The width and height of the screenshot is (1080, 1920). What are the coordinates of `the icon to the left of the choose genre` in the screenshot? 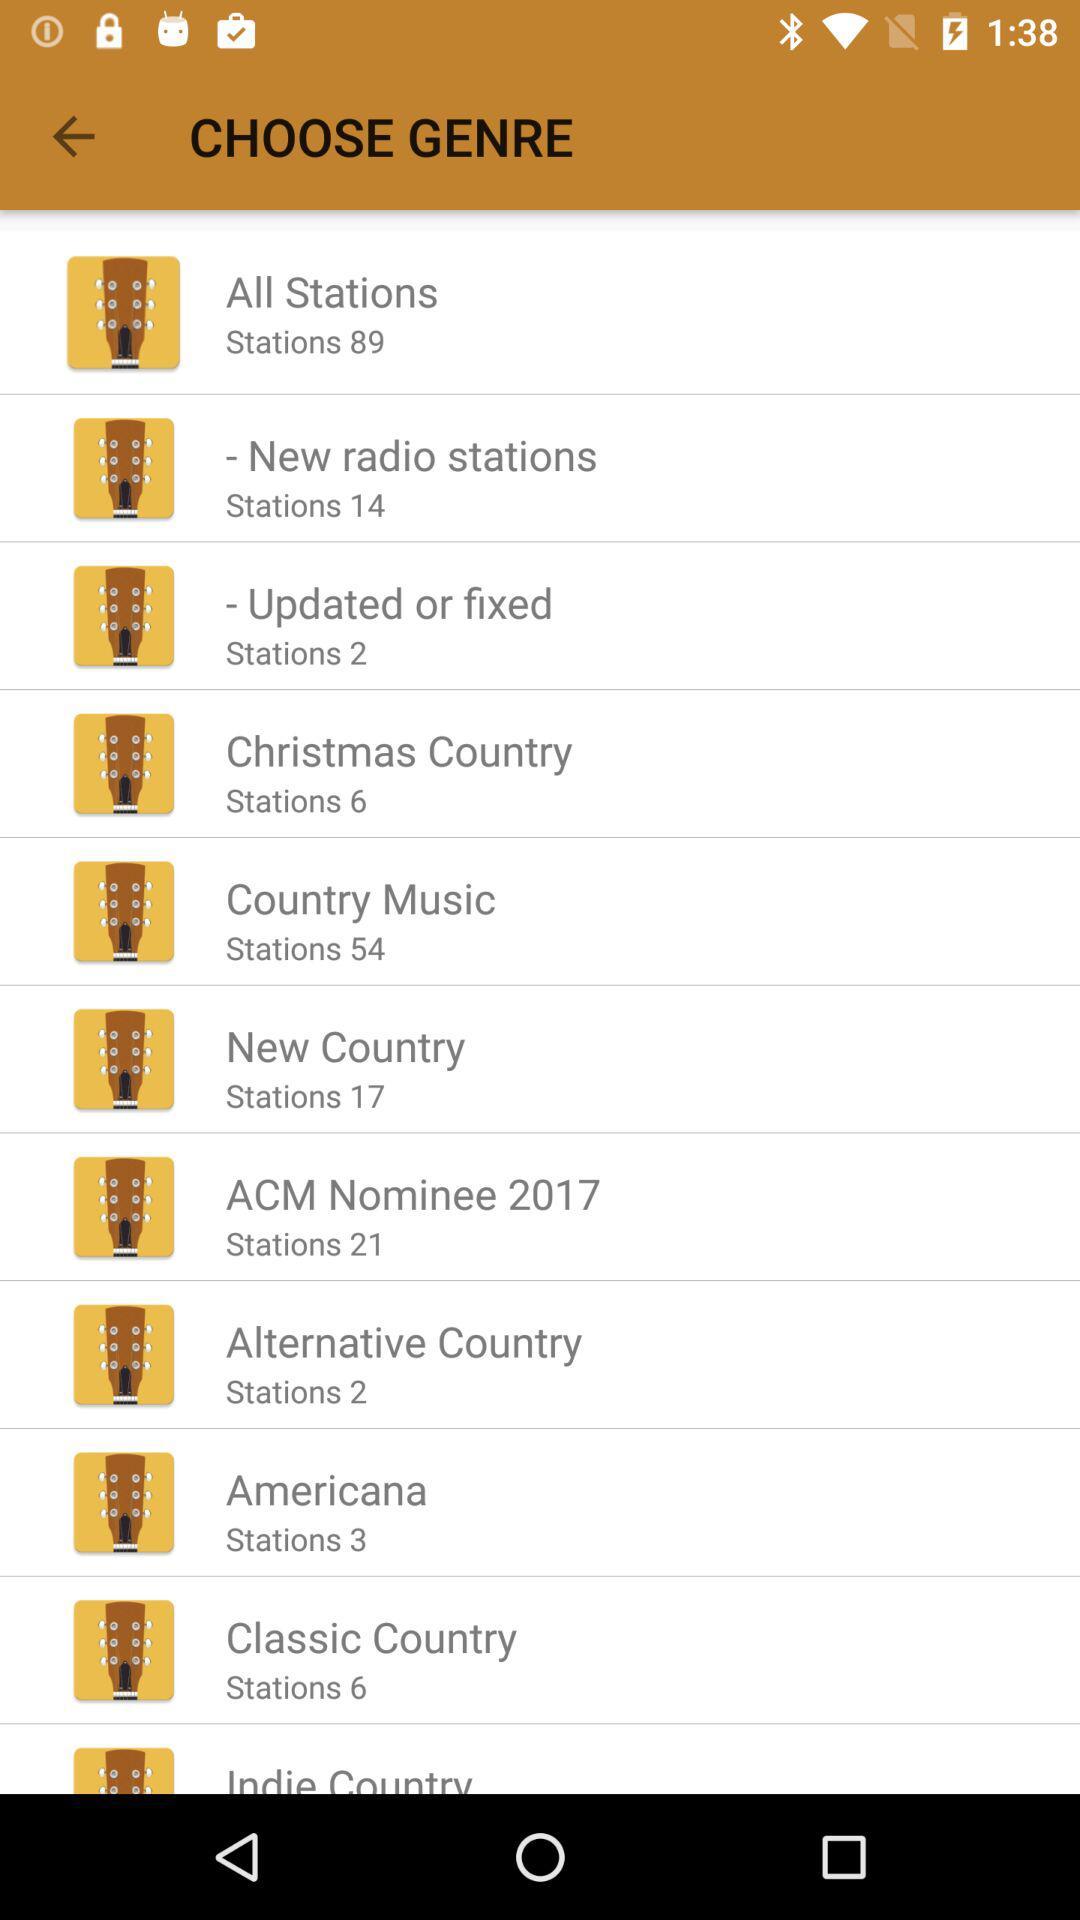 It's located at (72, 135).